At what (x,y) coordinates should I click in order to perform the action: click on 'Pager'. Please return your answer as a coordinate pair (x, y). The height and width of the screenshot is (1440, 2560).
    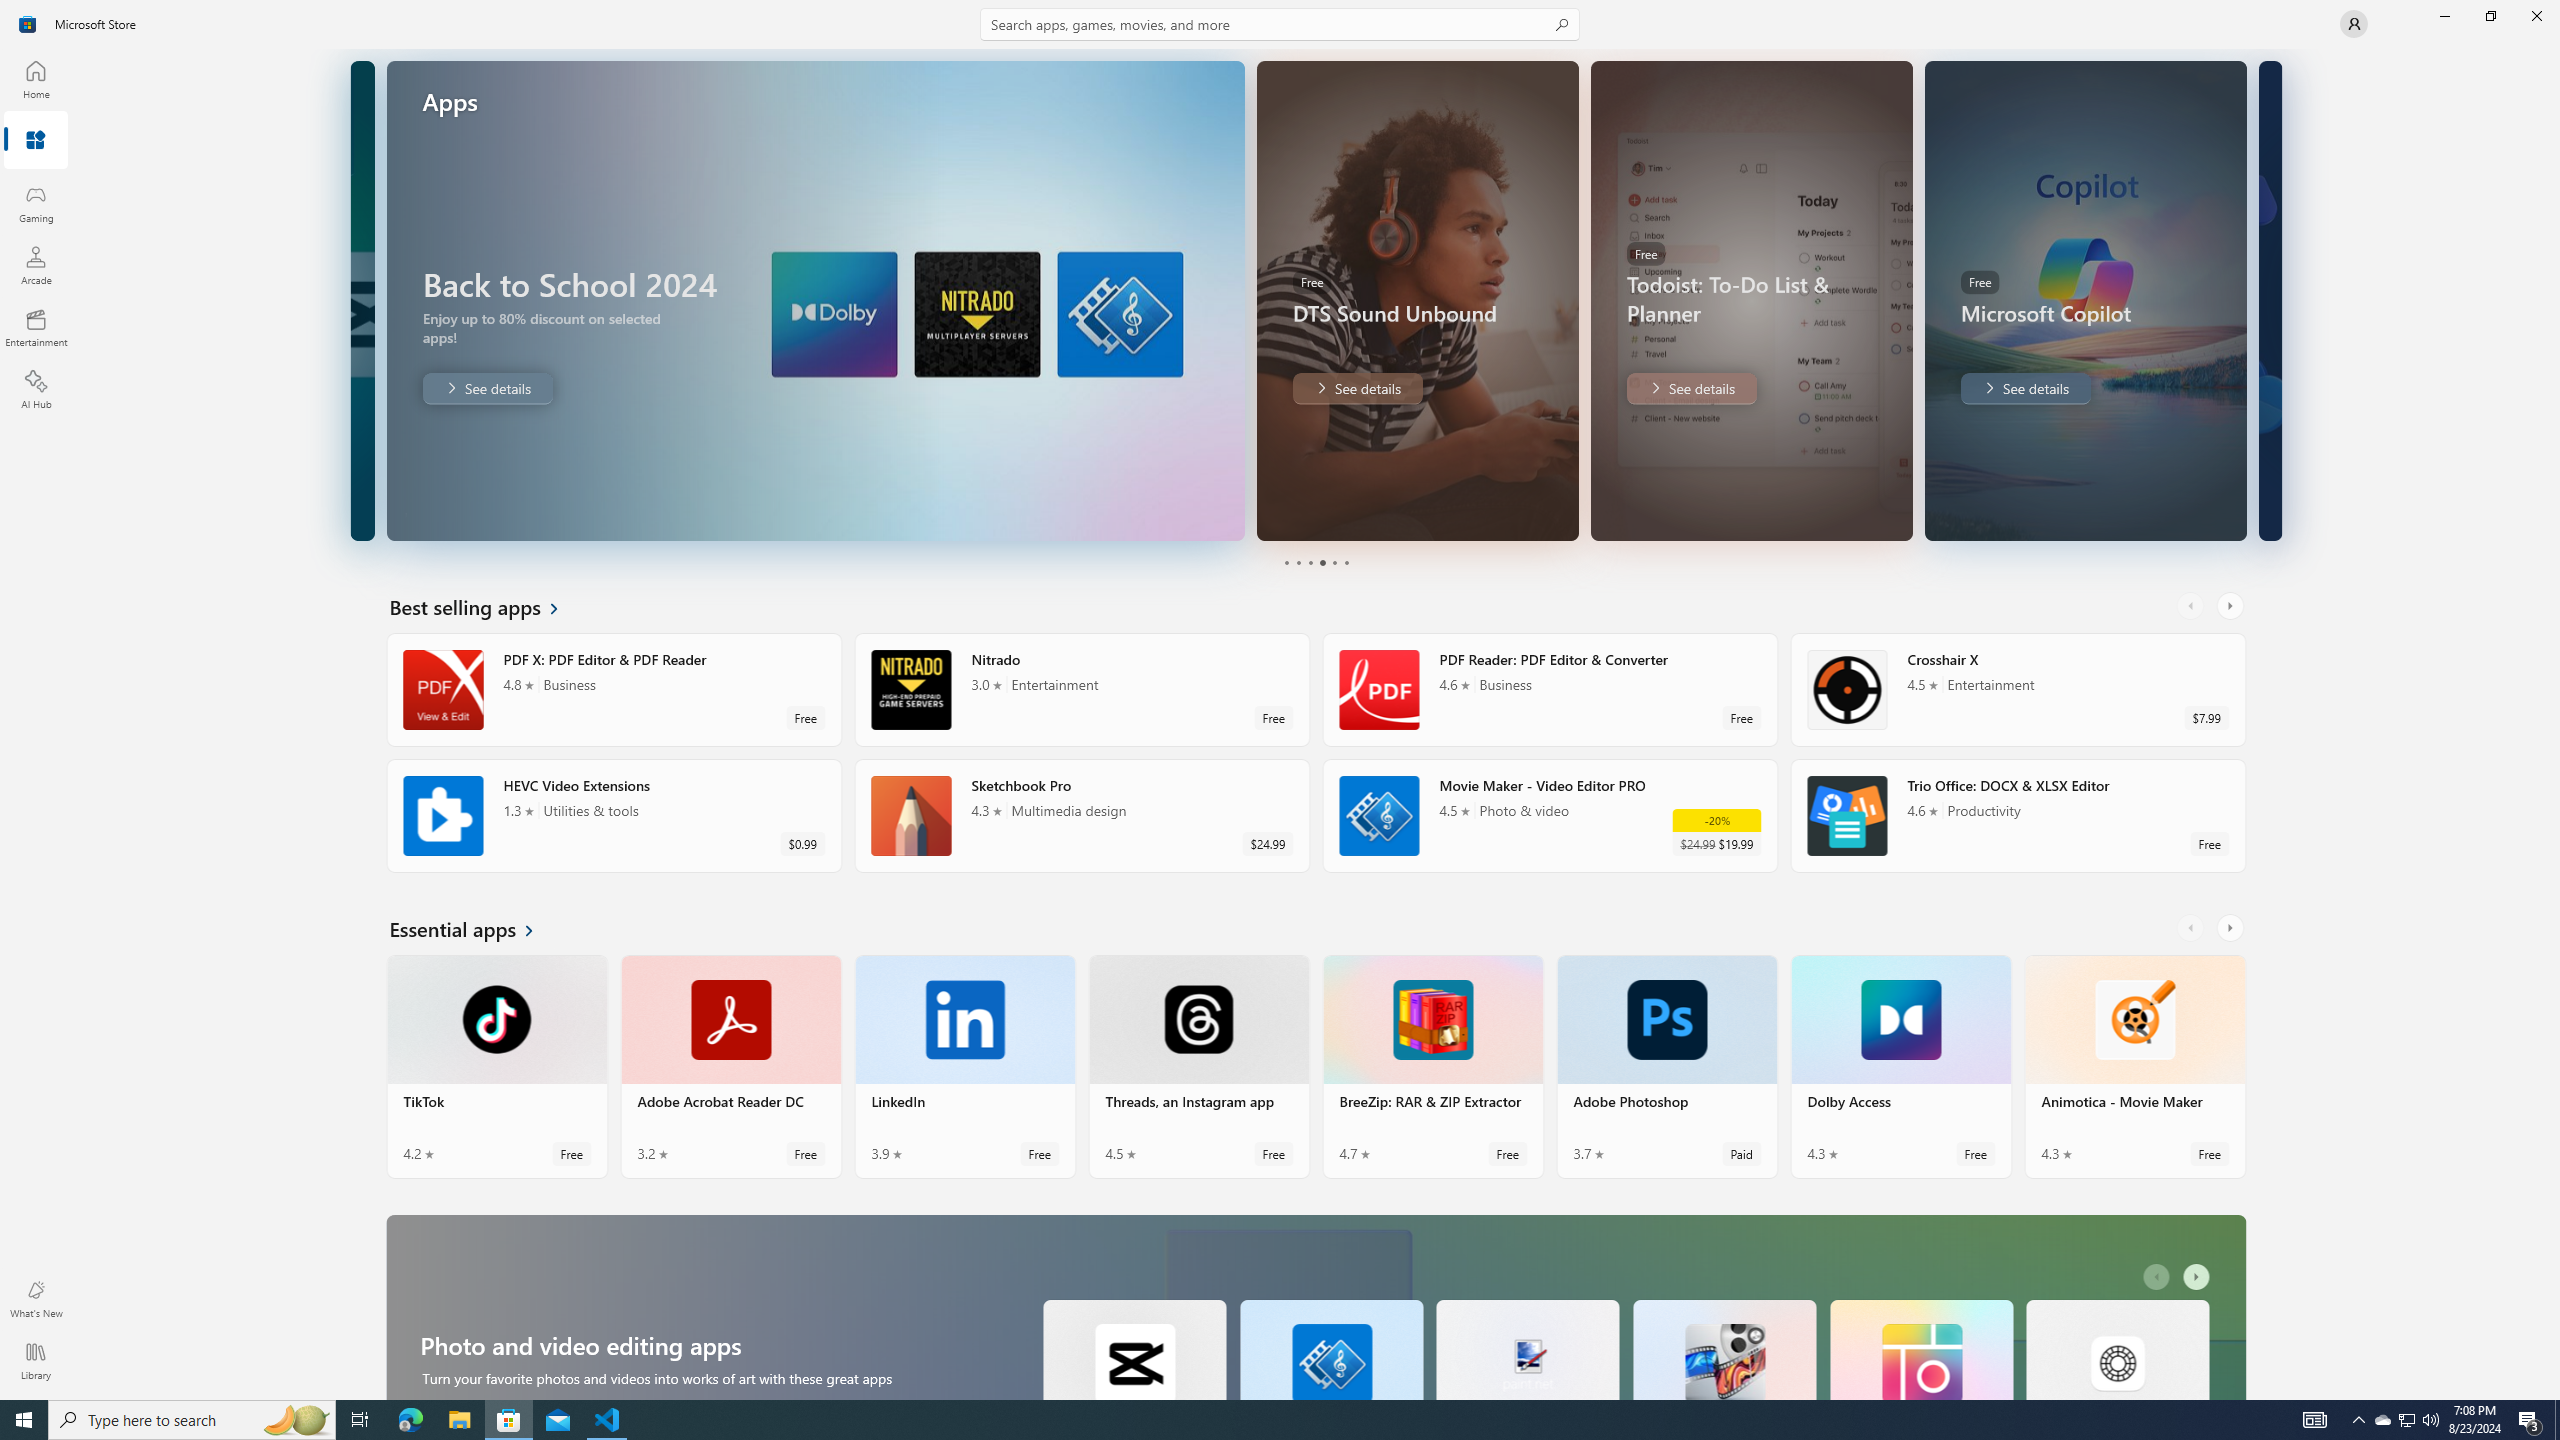
    Looking at the image, I should click on (1314, 562).